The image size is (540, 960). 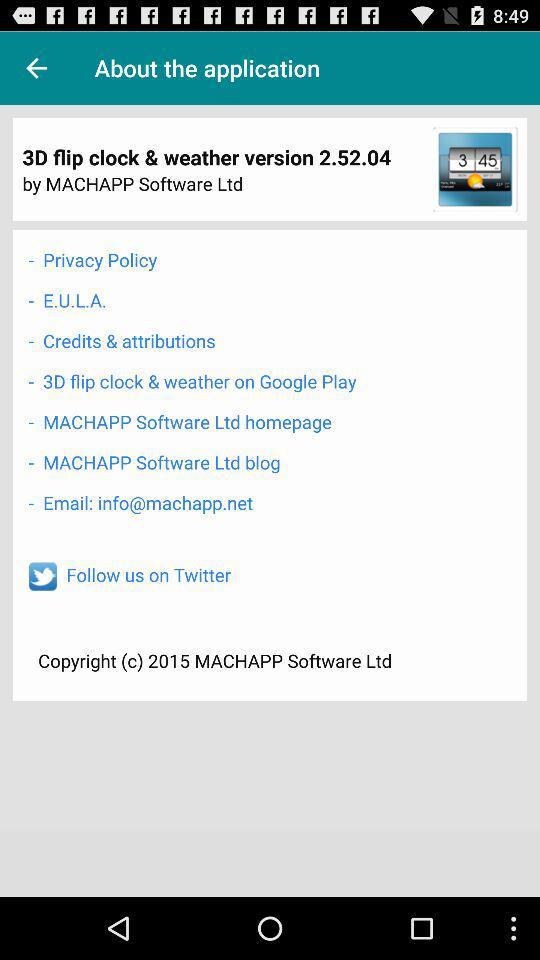 I want to click on the email info machapp, so click(x=139, y=501).